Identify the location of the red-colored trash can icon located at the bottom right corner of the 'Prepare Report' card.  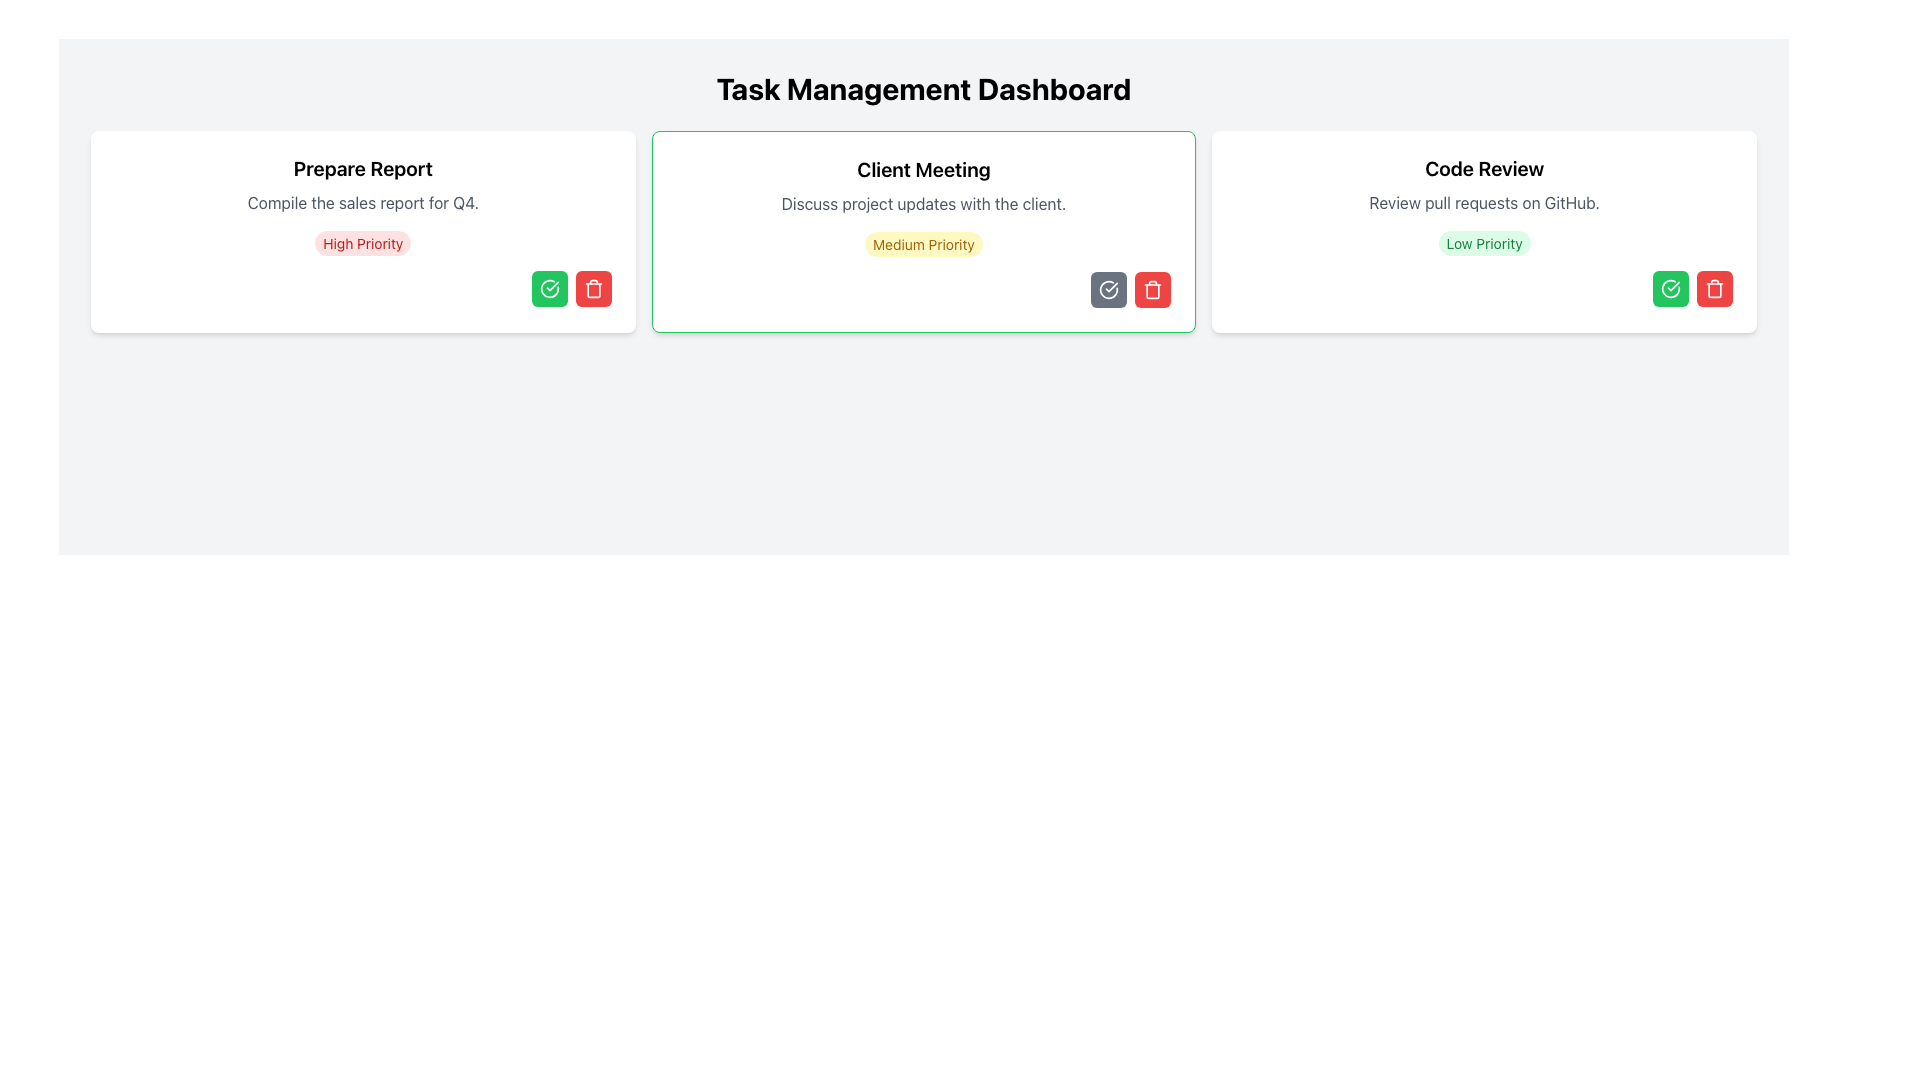
(592, 289).